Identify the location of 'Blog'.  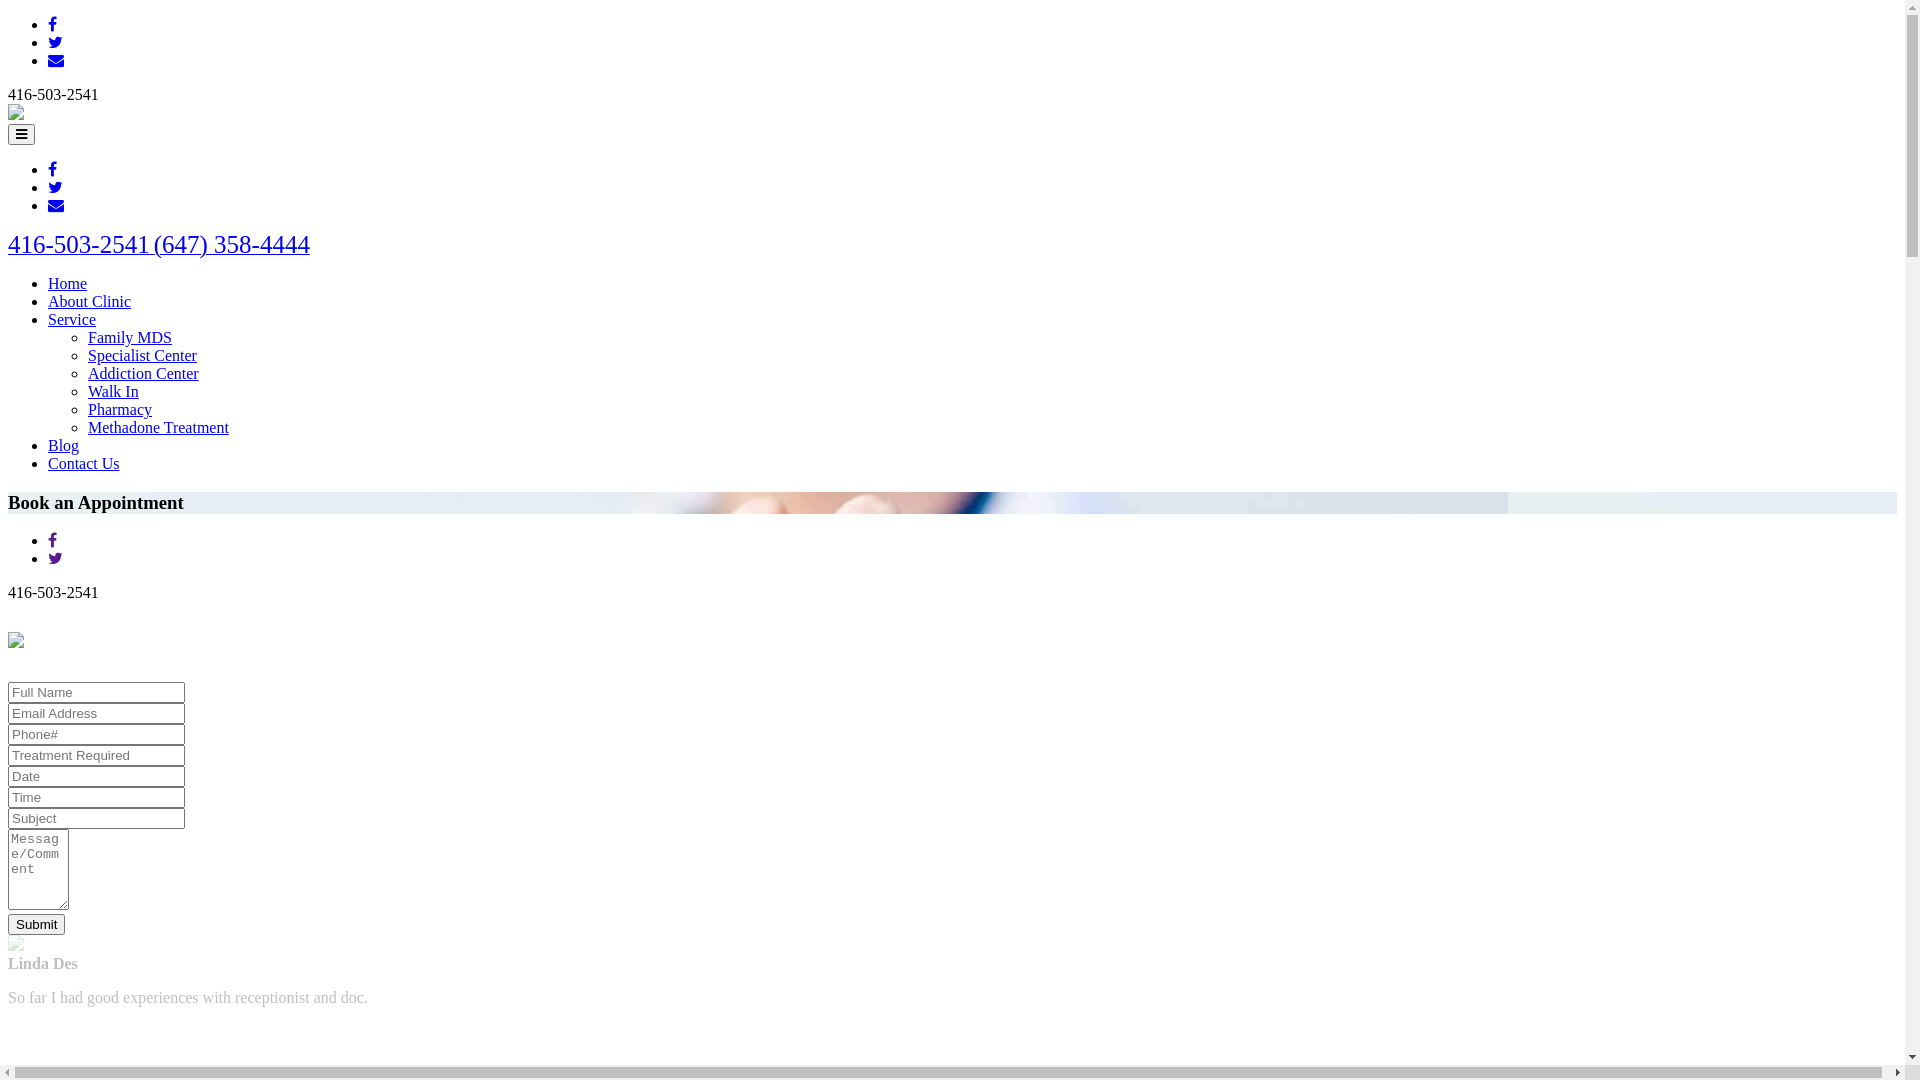
(63, 444).